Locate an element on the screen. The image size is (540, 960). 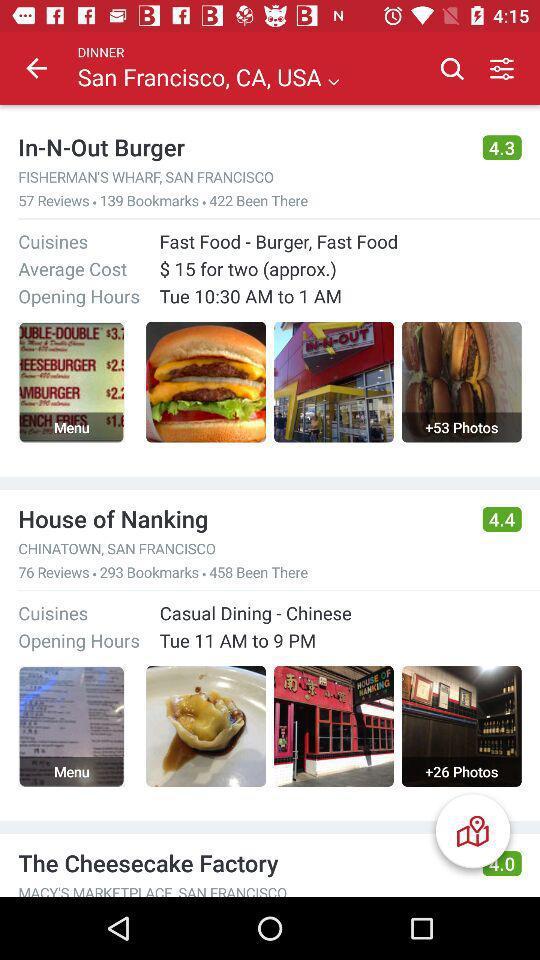
tue 10 30 is located at coordinates (250, 295).